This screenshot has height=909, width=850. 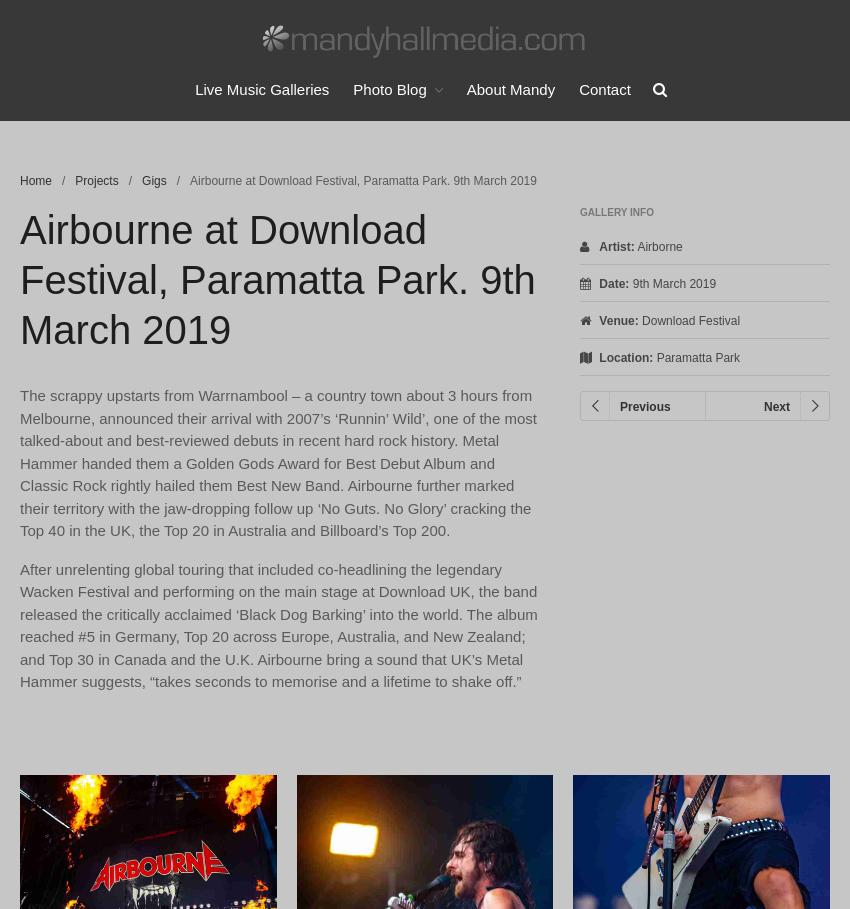 I want to click on 'Paramatta Park', so click(x=695, y=356).